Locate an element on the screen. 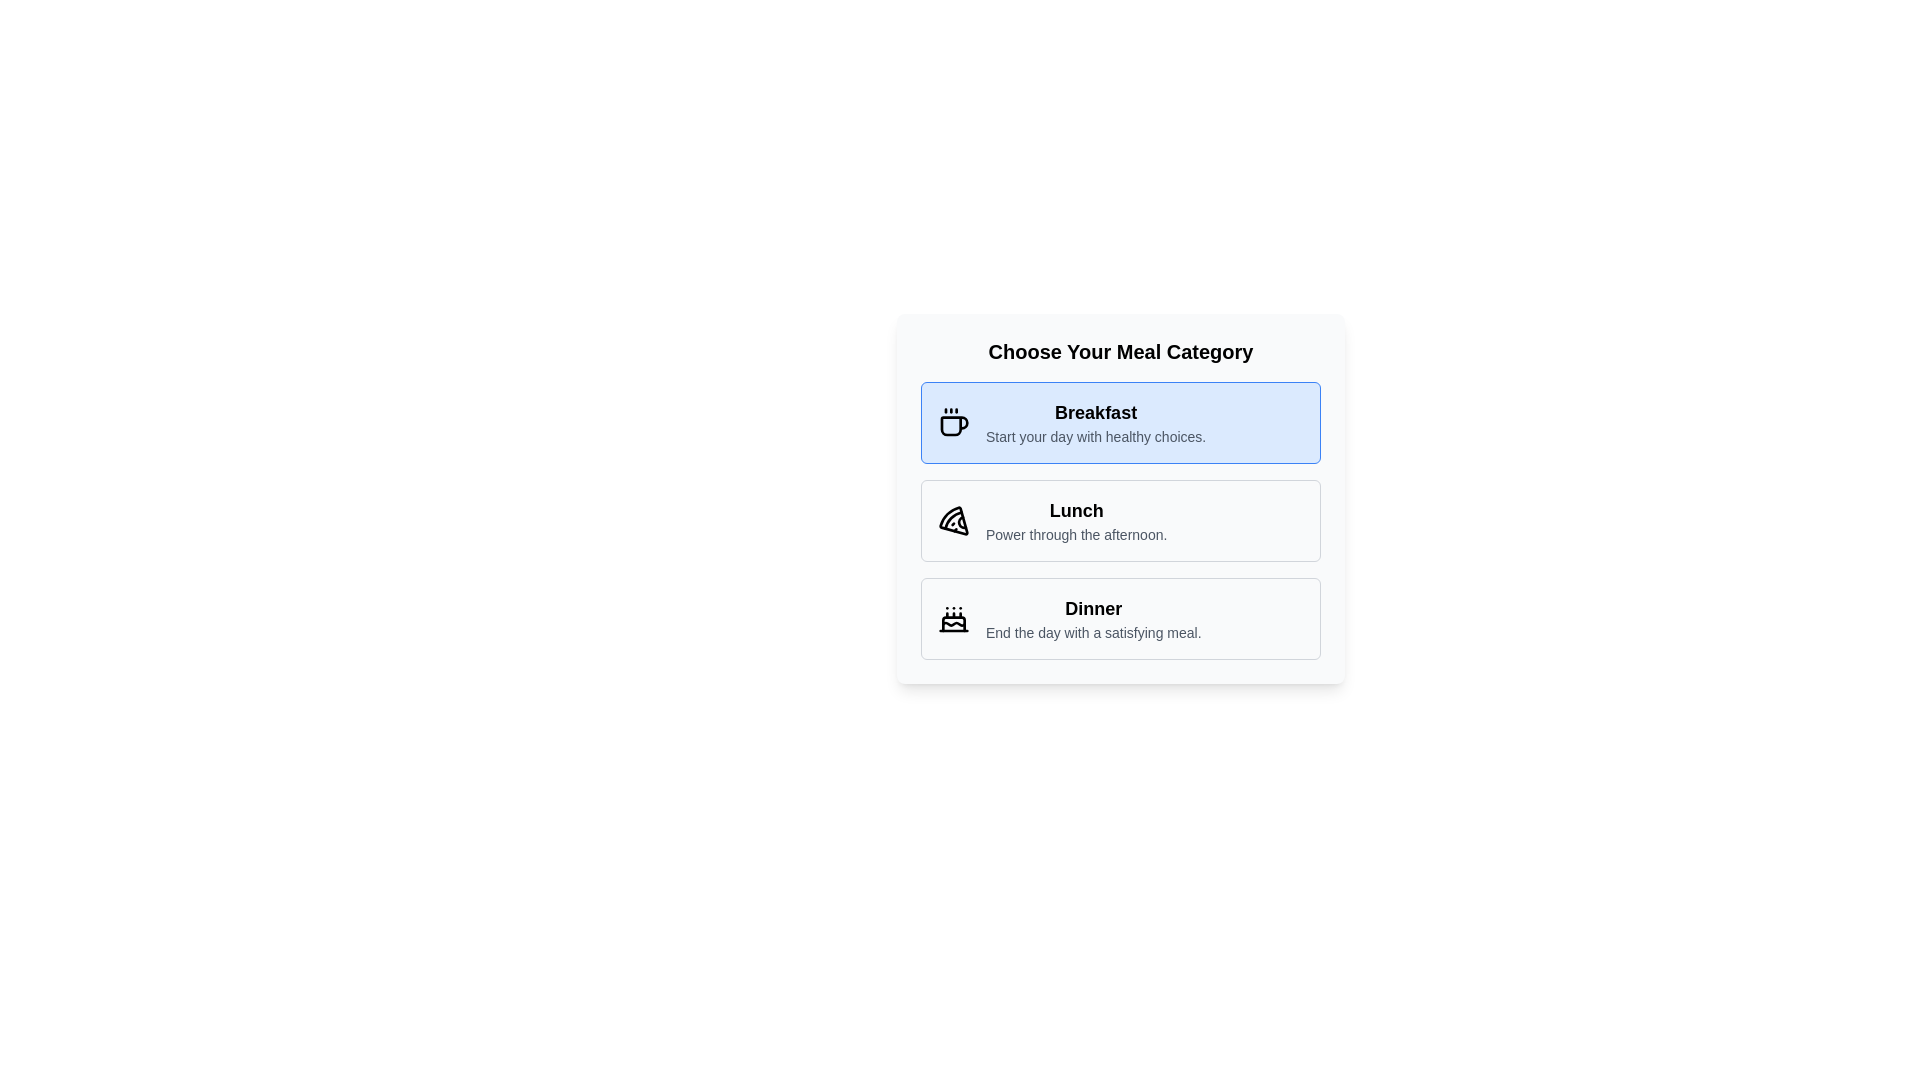 Image resolution: width=1920 pixels, height=1080 pixels. the circular pizza slice icon located in the 'Lunch' section, which is part of a vertical list of options labeled 'Breakfast,' 'Lunch,' and 'Dinner.' is located at coordinates (953, 519).